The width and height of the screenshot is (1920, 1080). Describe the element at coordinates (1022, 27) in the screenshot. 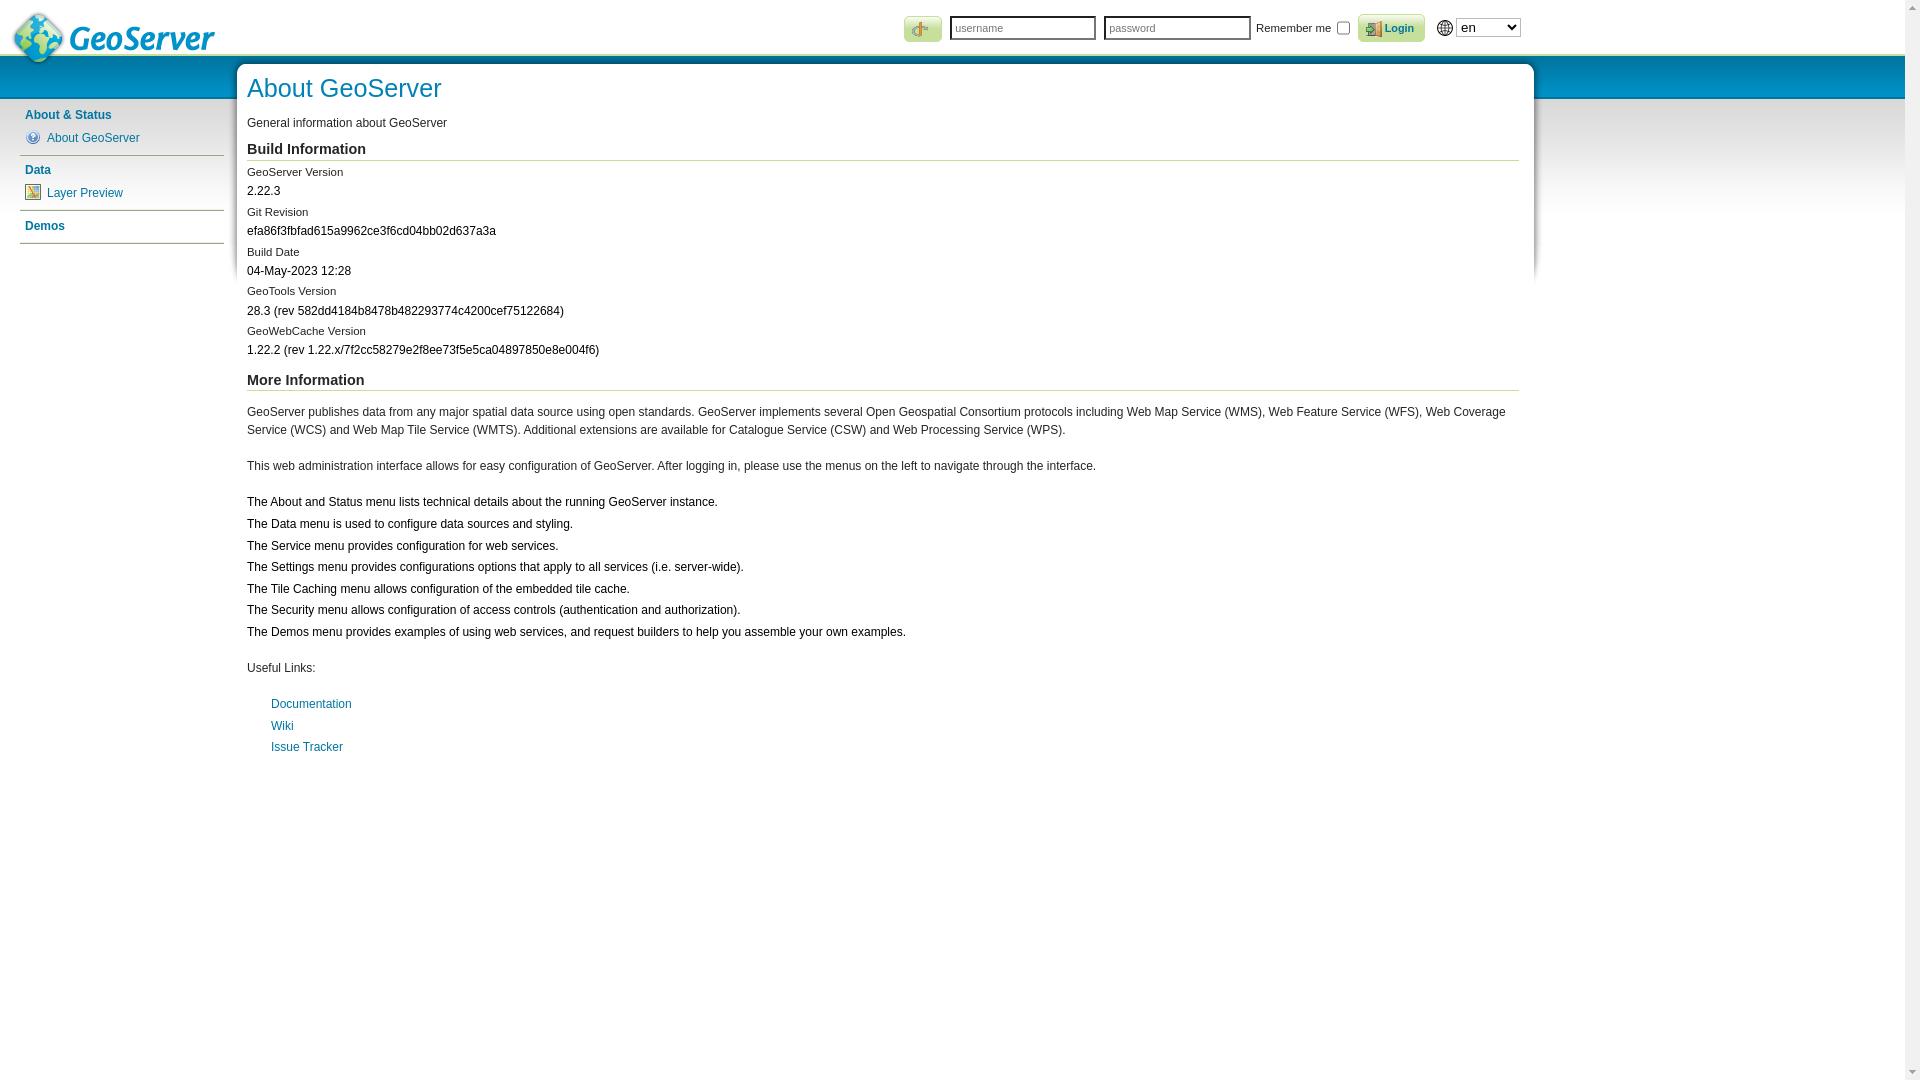

I see `'username'` at that location.